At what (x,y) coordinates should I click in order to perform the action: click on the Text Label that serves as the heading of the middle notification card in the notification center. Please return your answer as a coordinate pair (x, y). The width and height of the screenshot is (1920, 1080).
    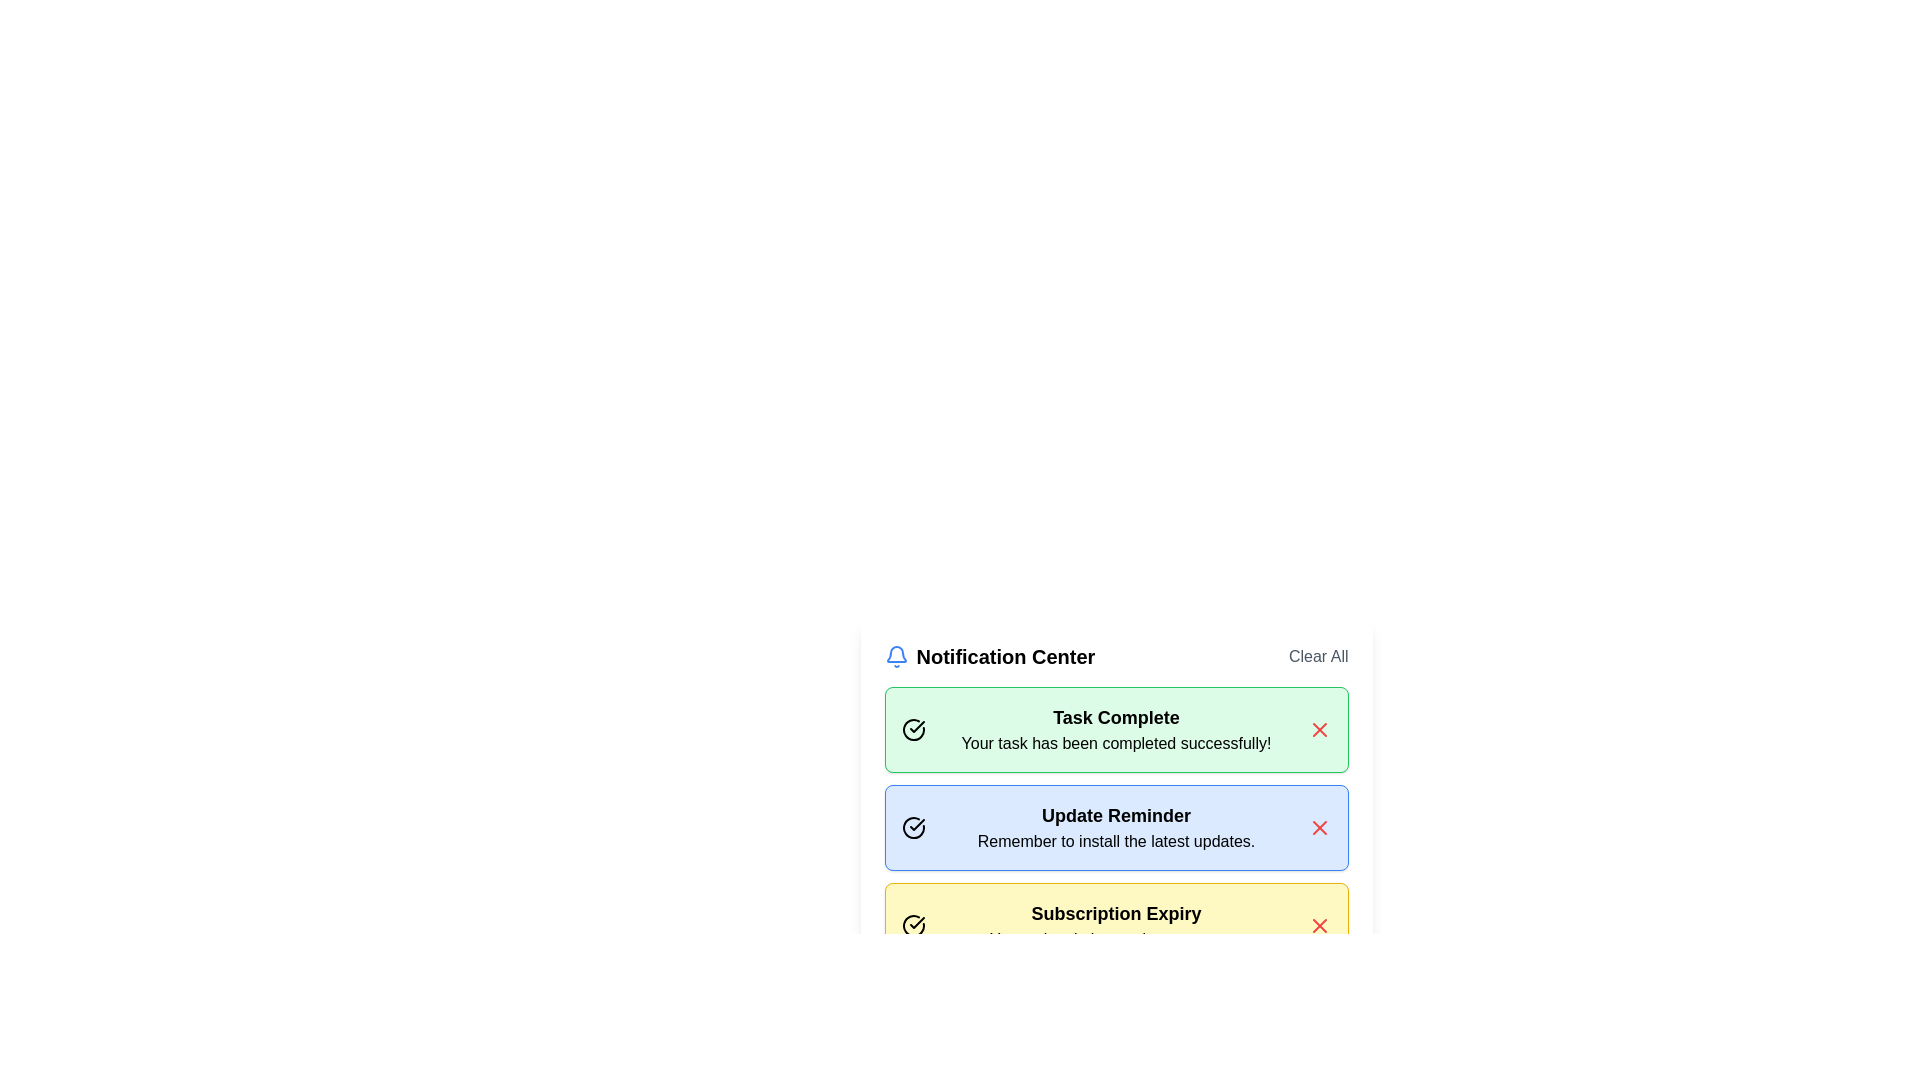
    Looking at the image, I should click on (1115, 816).